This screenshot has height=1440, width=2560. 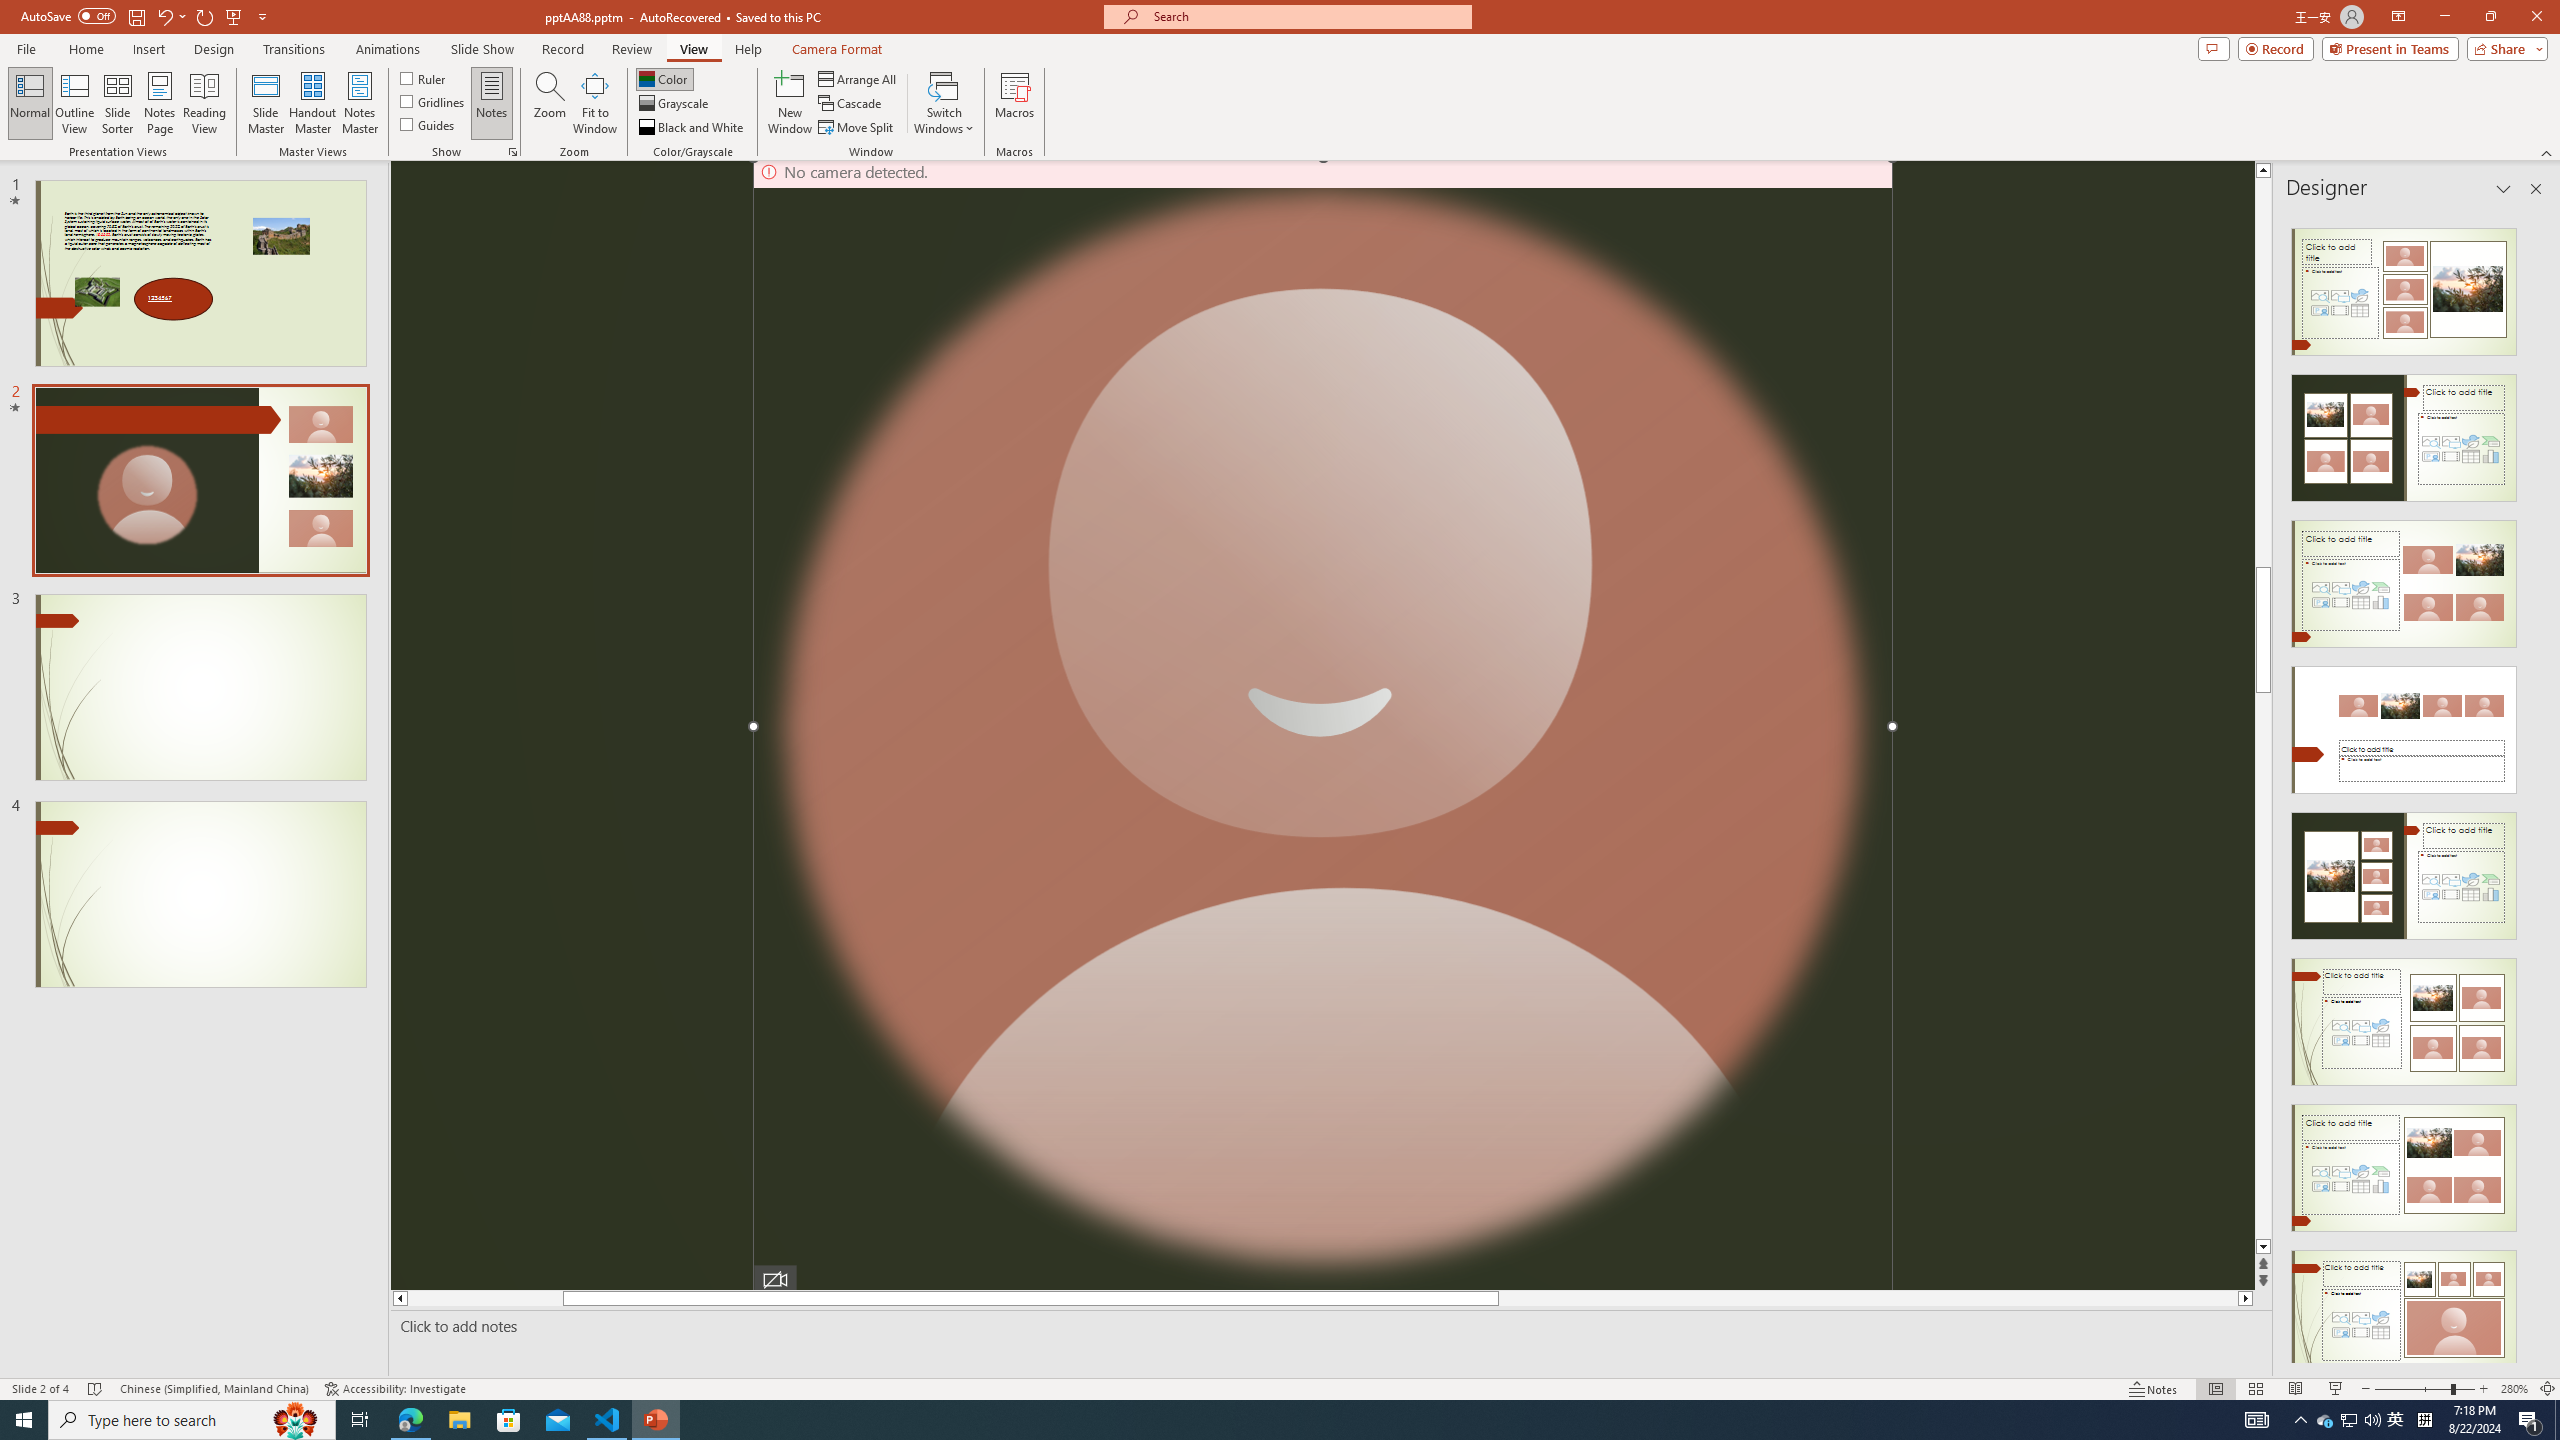 What do you see at coordinates (233, 15) in the screenshot?
I see `'From Beginning'` at bounding box center [233, 15].